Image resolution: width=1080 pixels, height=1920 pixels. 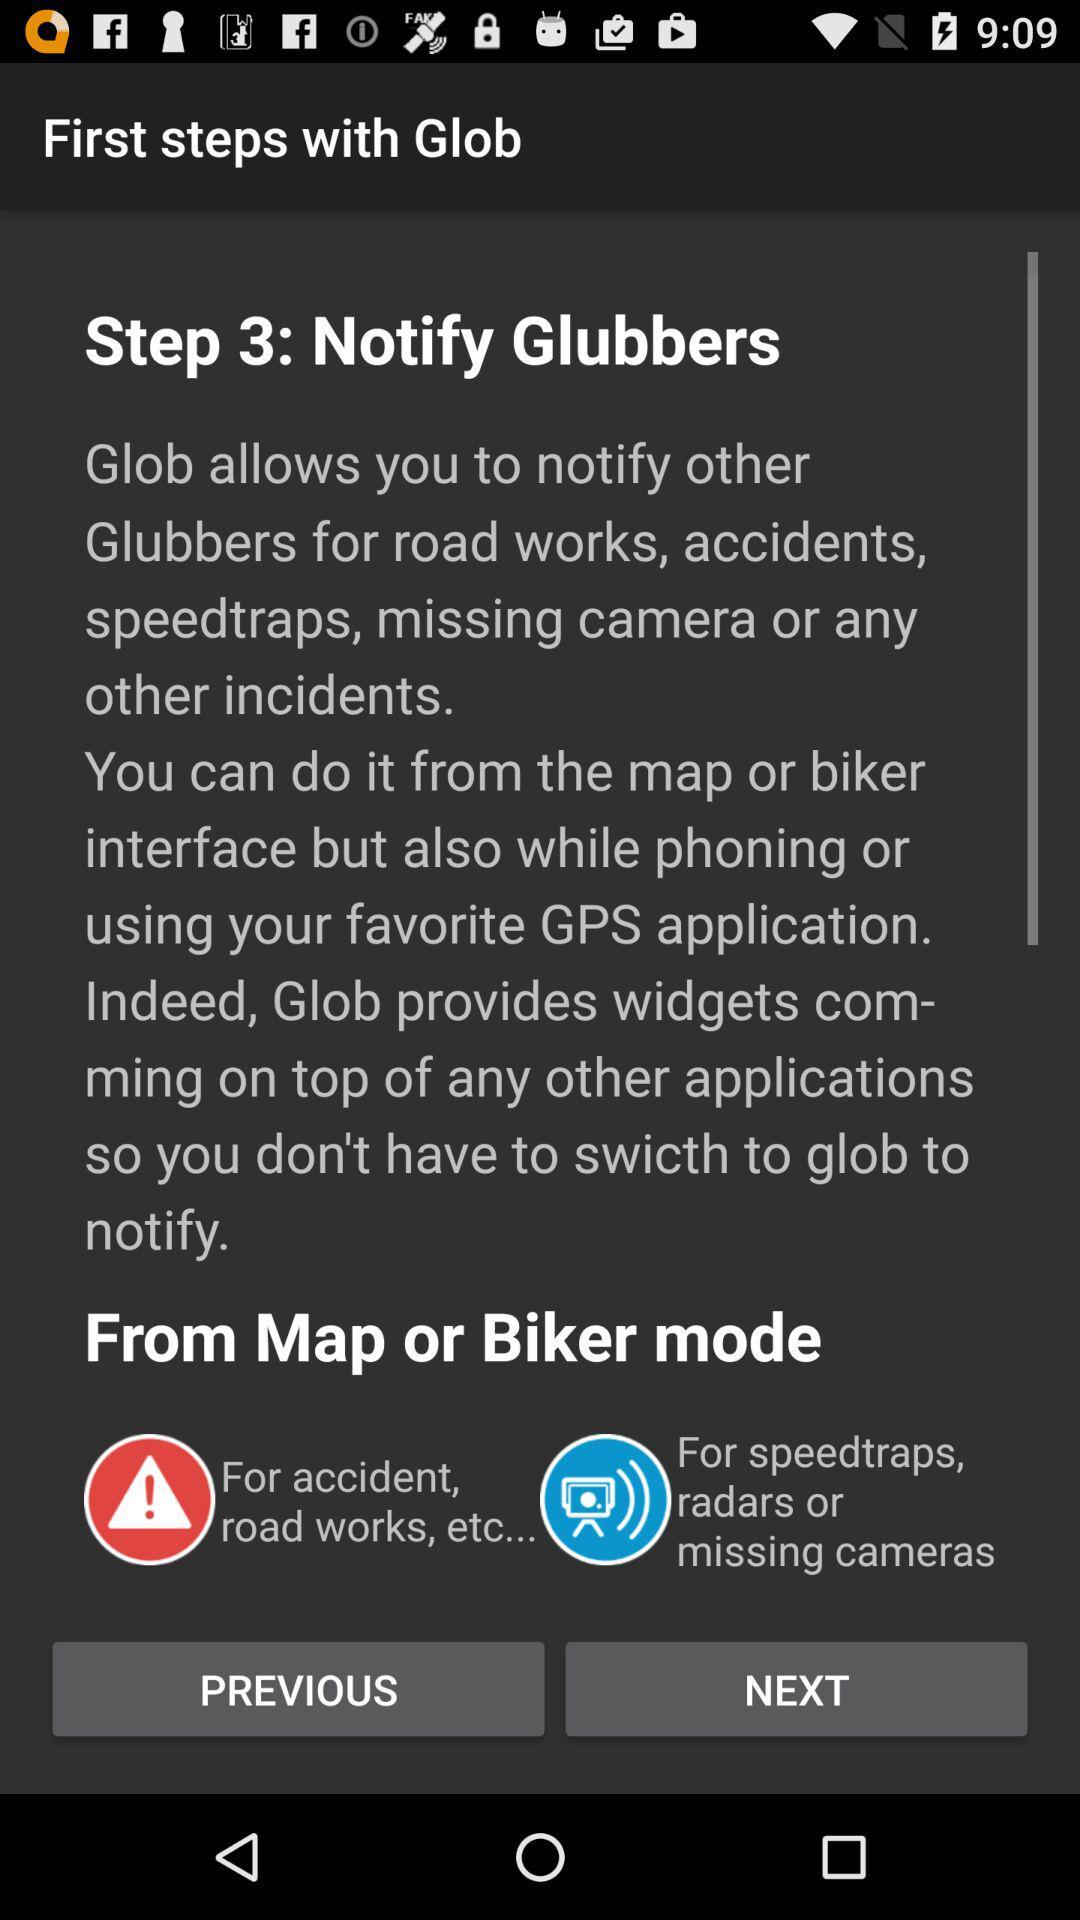 I want to click on button next to previous item, so click(x=795, y=1688).